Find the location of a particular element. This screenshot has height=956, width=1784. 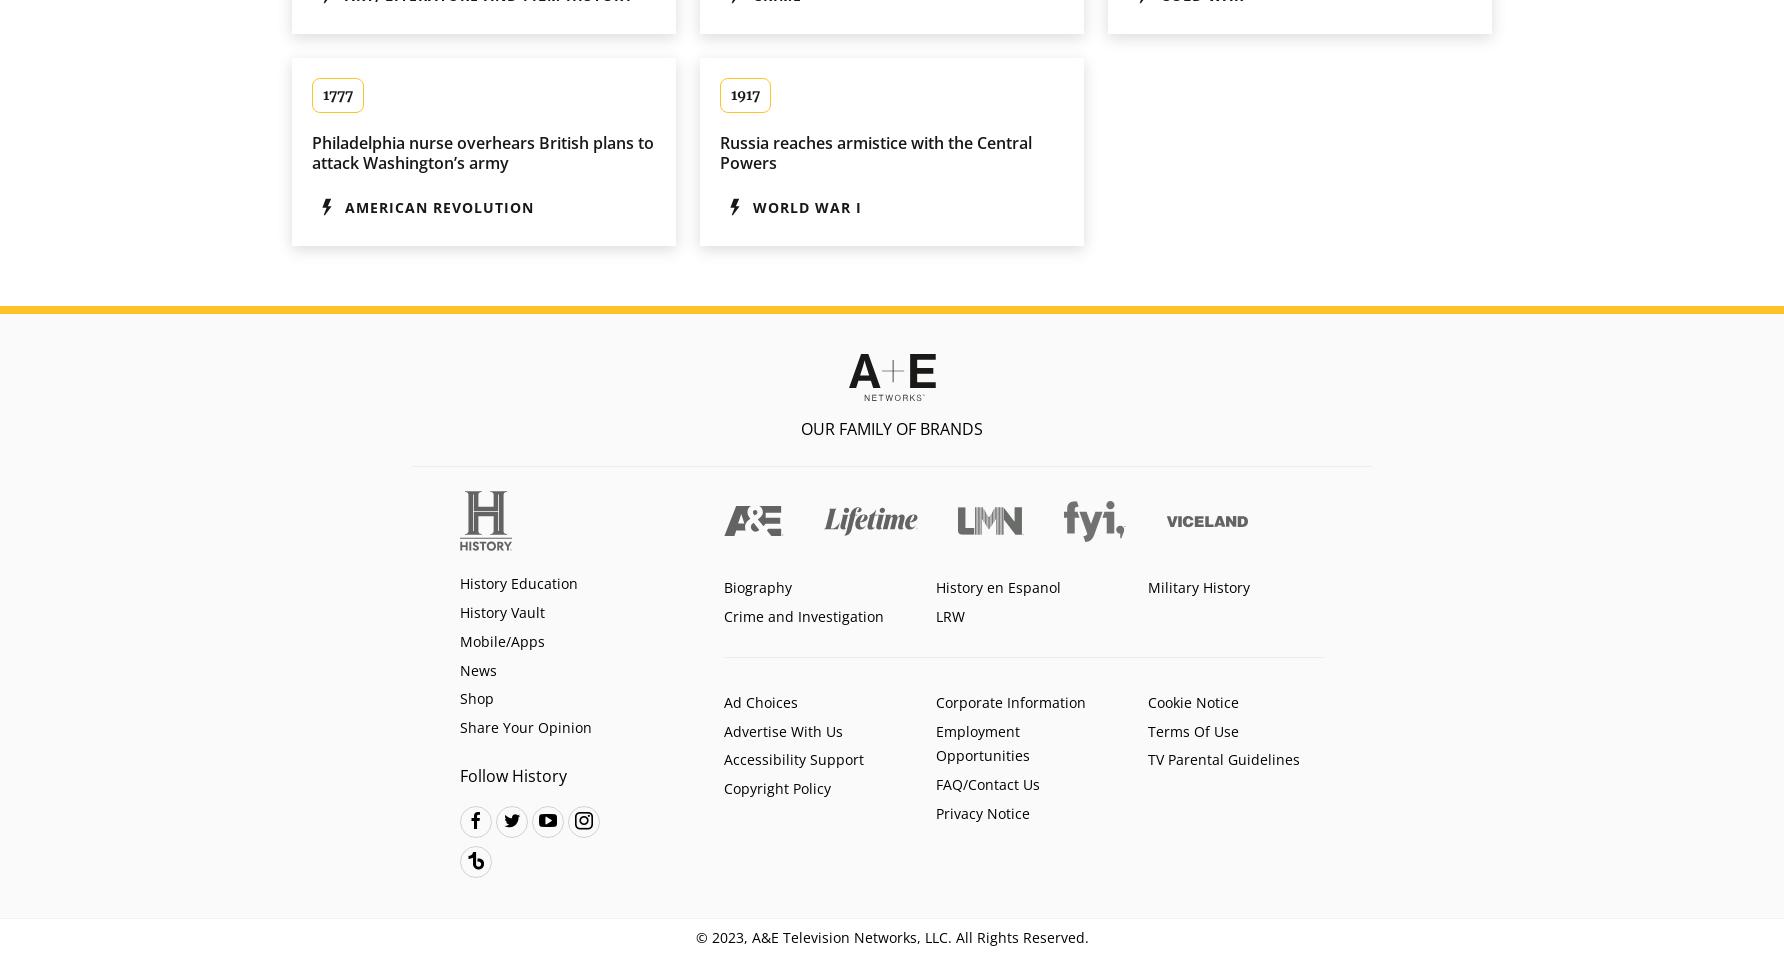

'World War I' is located at coordinates (806, 206).